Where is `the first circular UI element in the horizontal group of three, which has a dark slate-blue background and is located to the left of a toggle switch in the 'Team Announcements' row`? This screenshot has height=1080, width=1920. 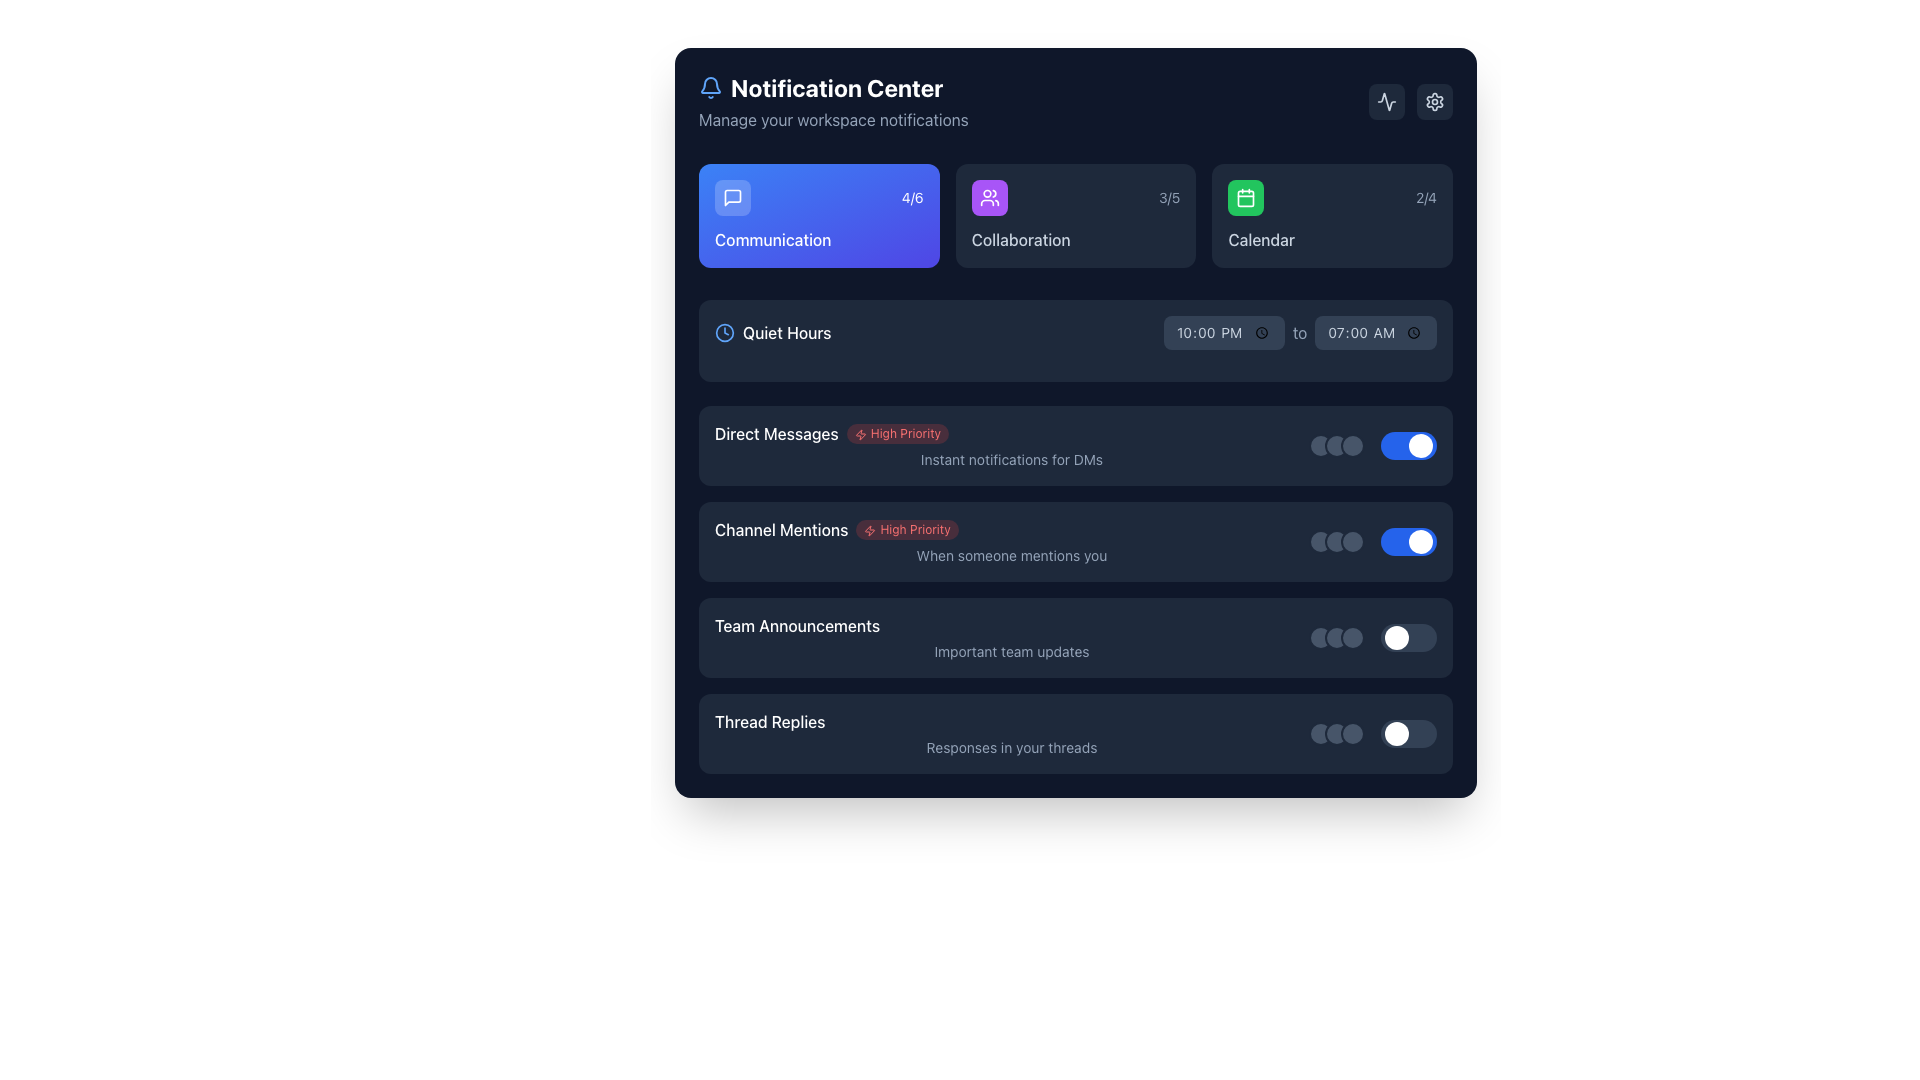 the first circular UI element in the horizontal group of three, which has a dark slate-blue background and is located to the left of a toggle switch in the 'Team Announcements' row is located at coordinates (1320, 637).